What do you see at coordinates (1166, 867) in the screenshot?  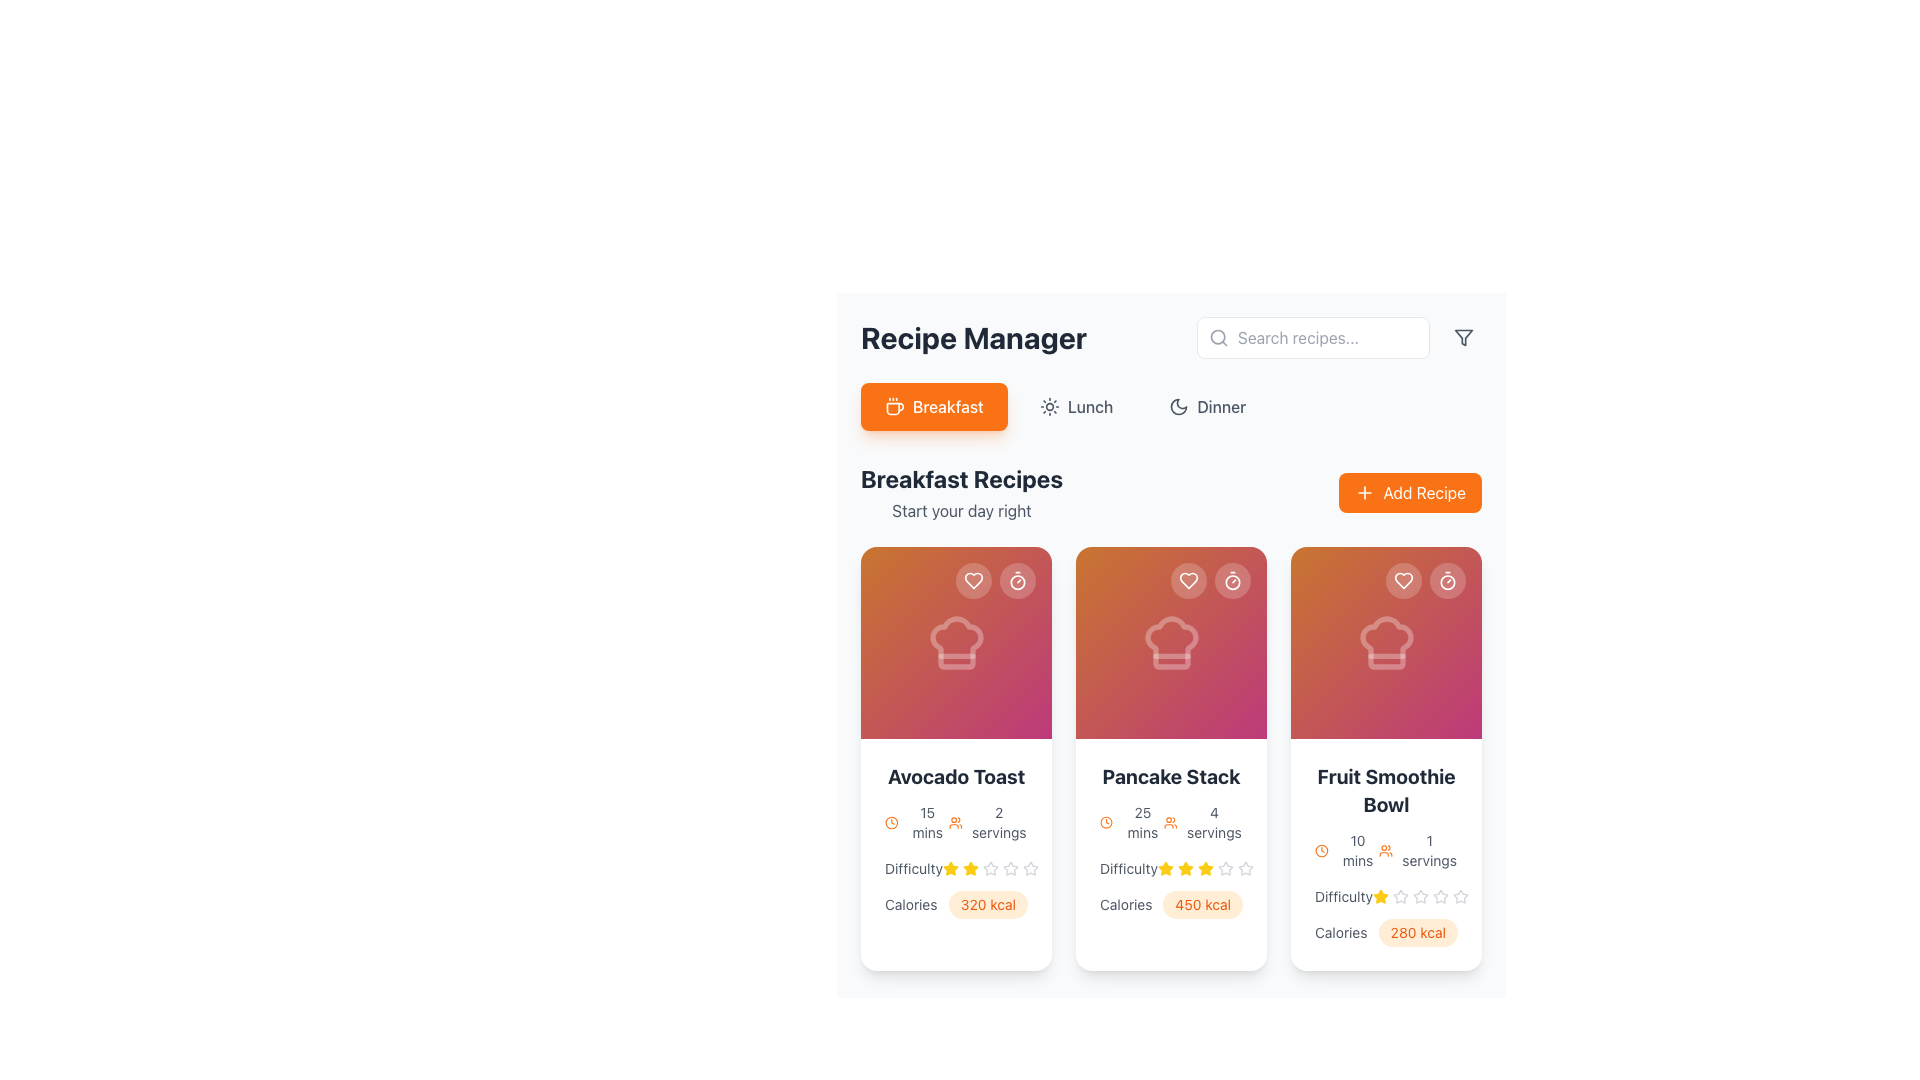 I see `the second yellow star-shaped icon in the ratings section under the 'Pancake Stack' card` at bounding box center [1166, 867].